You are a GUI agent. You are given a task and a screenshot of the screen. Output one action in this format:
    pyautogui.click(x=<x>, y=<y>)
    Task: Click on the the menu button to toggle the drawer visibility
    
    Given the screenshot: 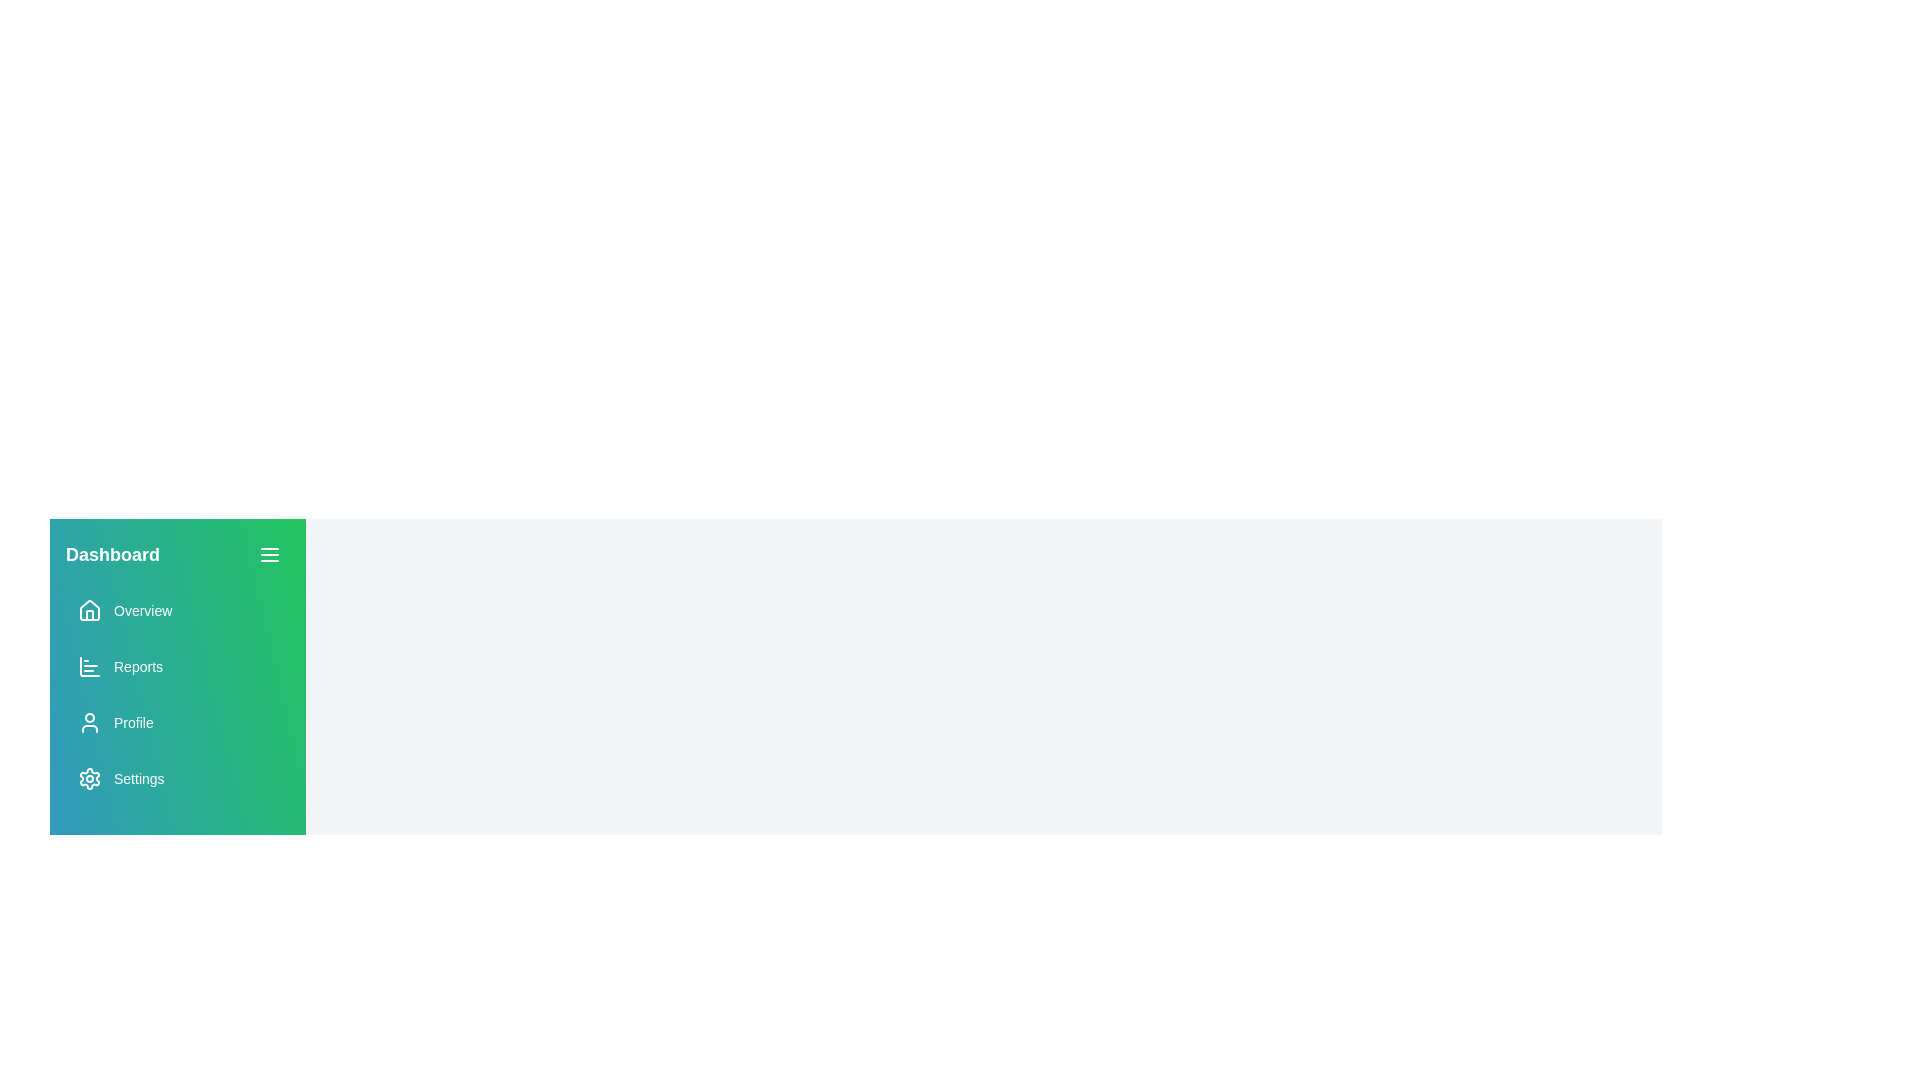 What is the action you would take?
    pyautogui.click(x=268, y=555)
    